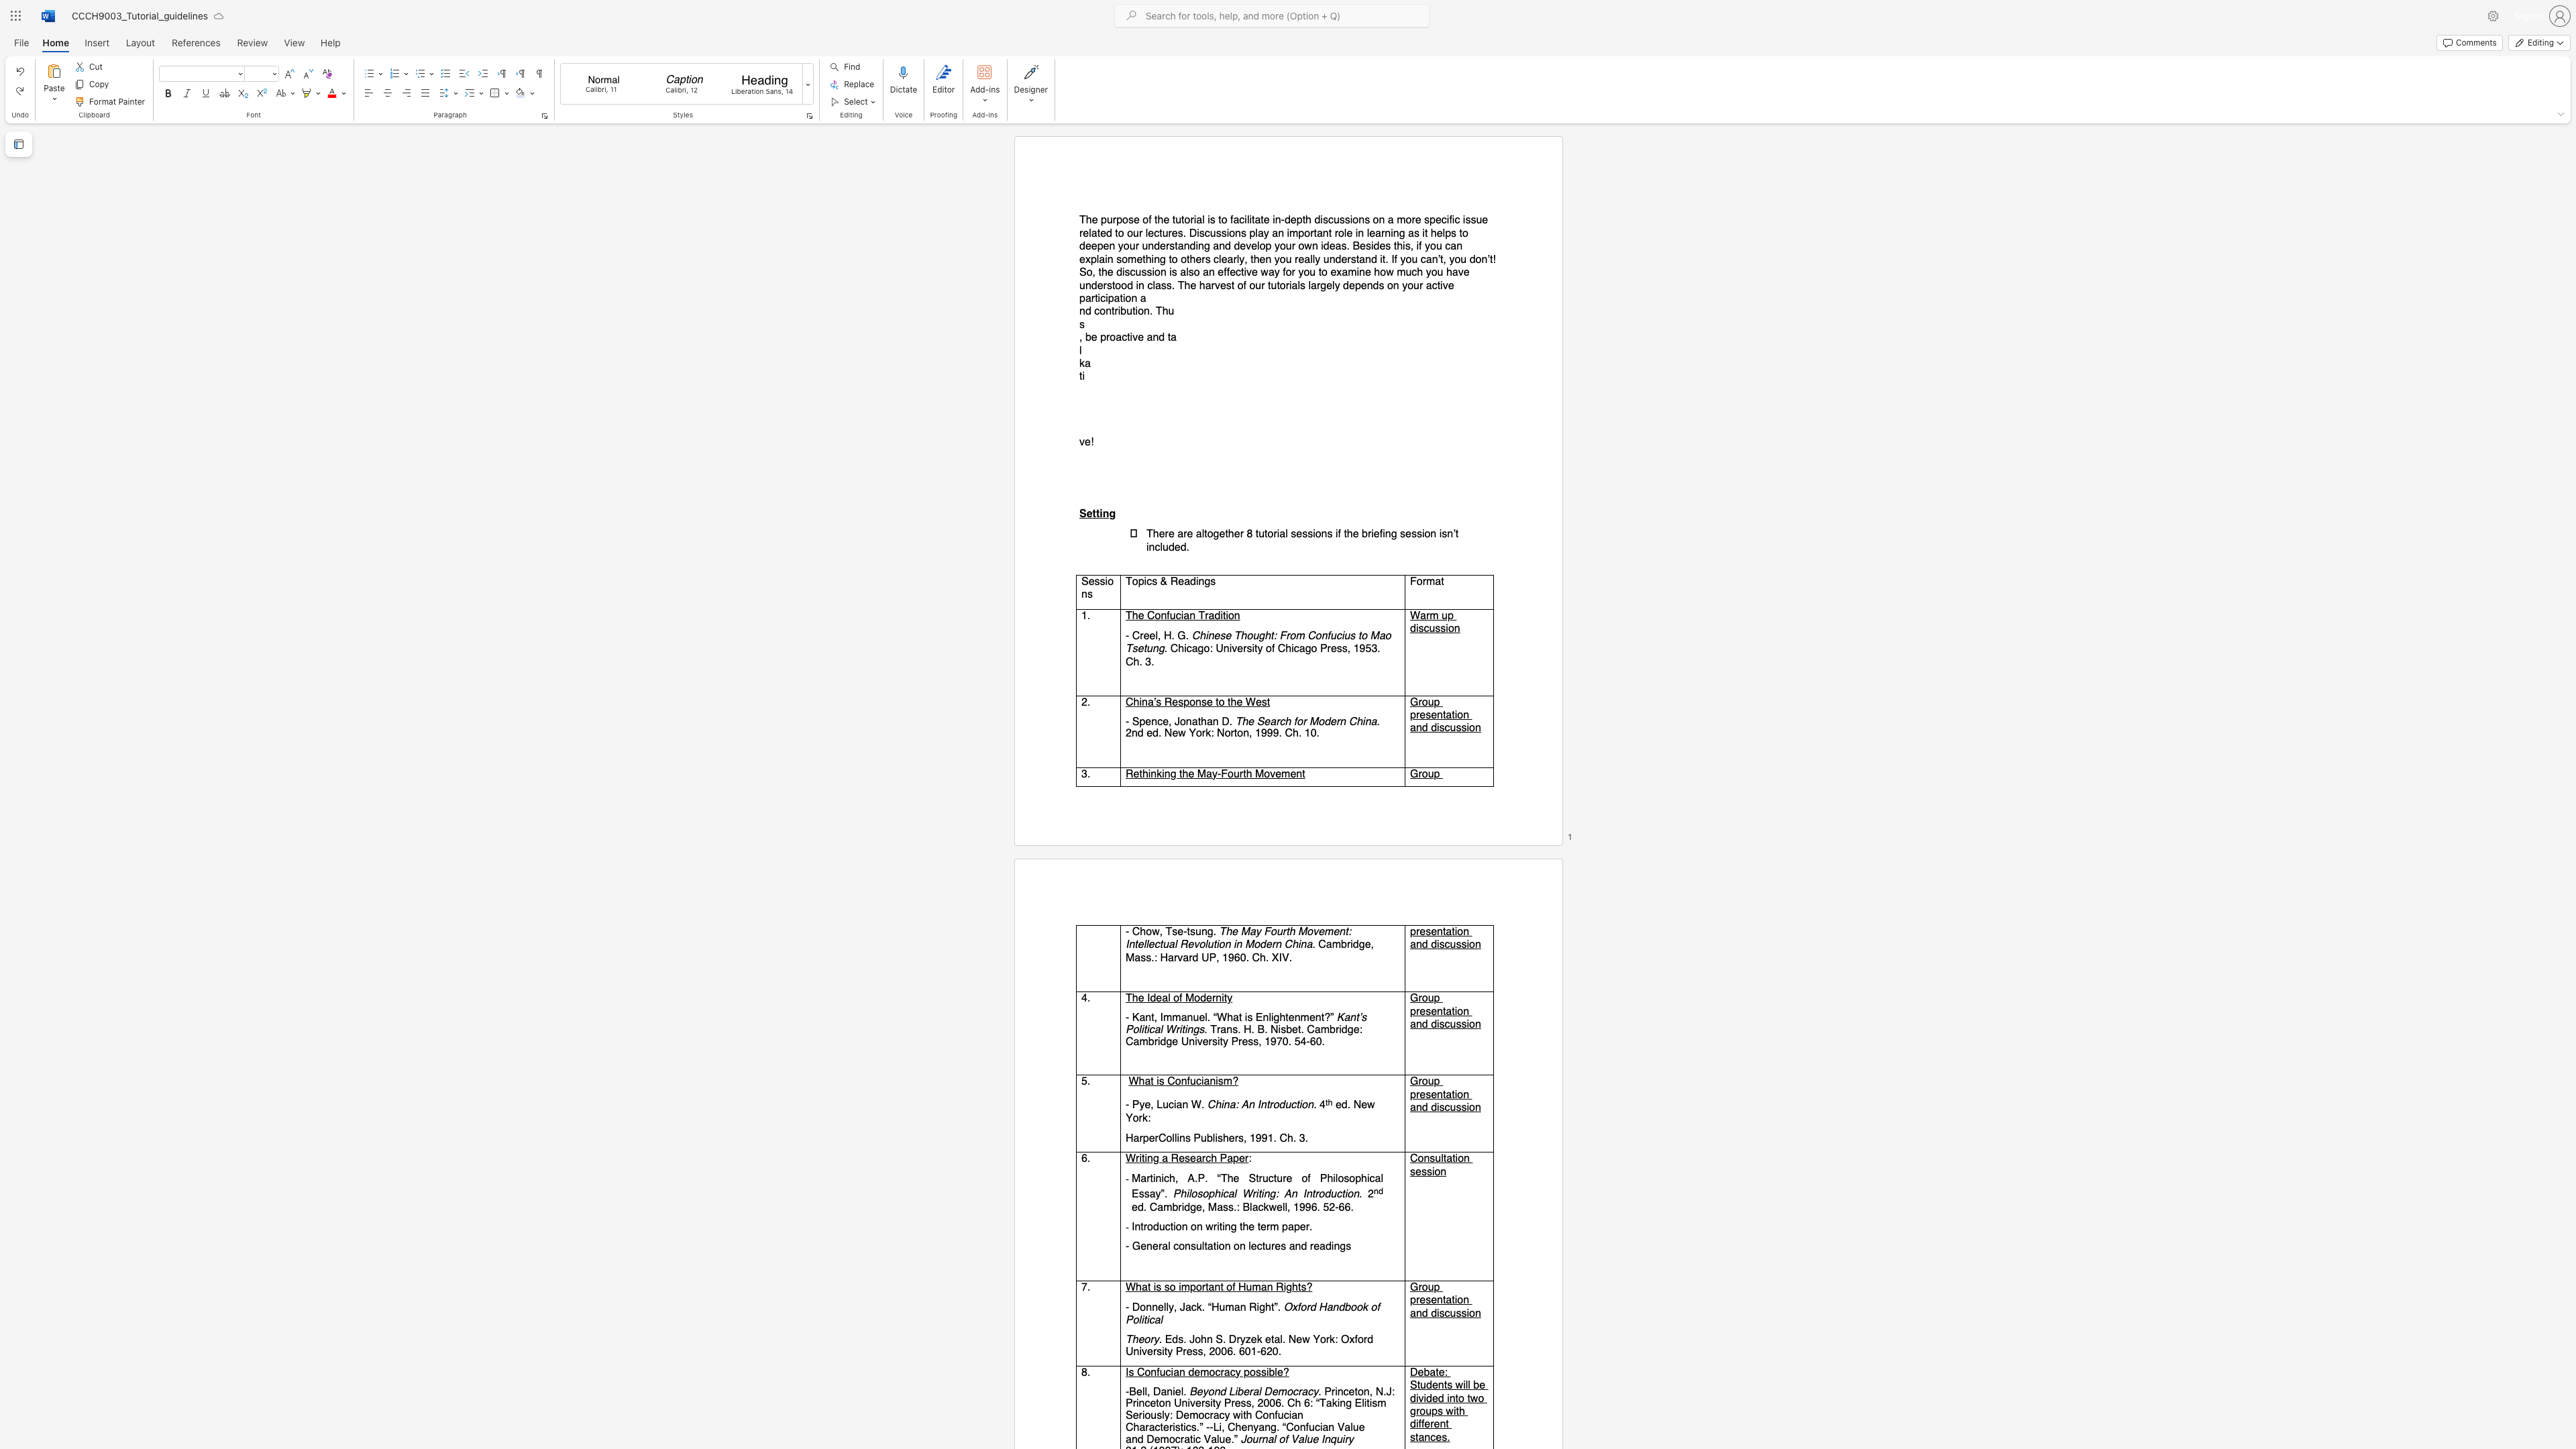  I want to click on the subset text "active part" within the text "The purpose of the tutorial is to facilitate in-depth discussions on a more specific issue related to our lectures. Discussions play an important role in learning as it helps to deepen your understanding and develop your own ideas. Besides this, if you can explain something to others clearly, then you really understand it. If you can’t, you don’t! So, the discussion is also an effective way for you to examine how much you have understood in class. The harvest of our tutorials largely depends on your active participation a", so click(1426, 284).